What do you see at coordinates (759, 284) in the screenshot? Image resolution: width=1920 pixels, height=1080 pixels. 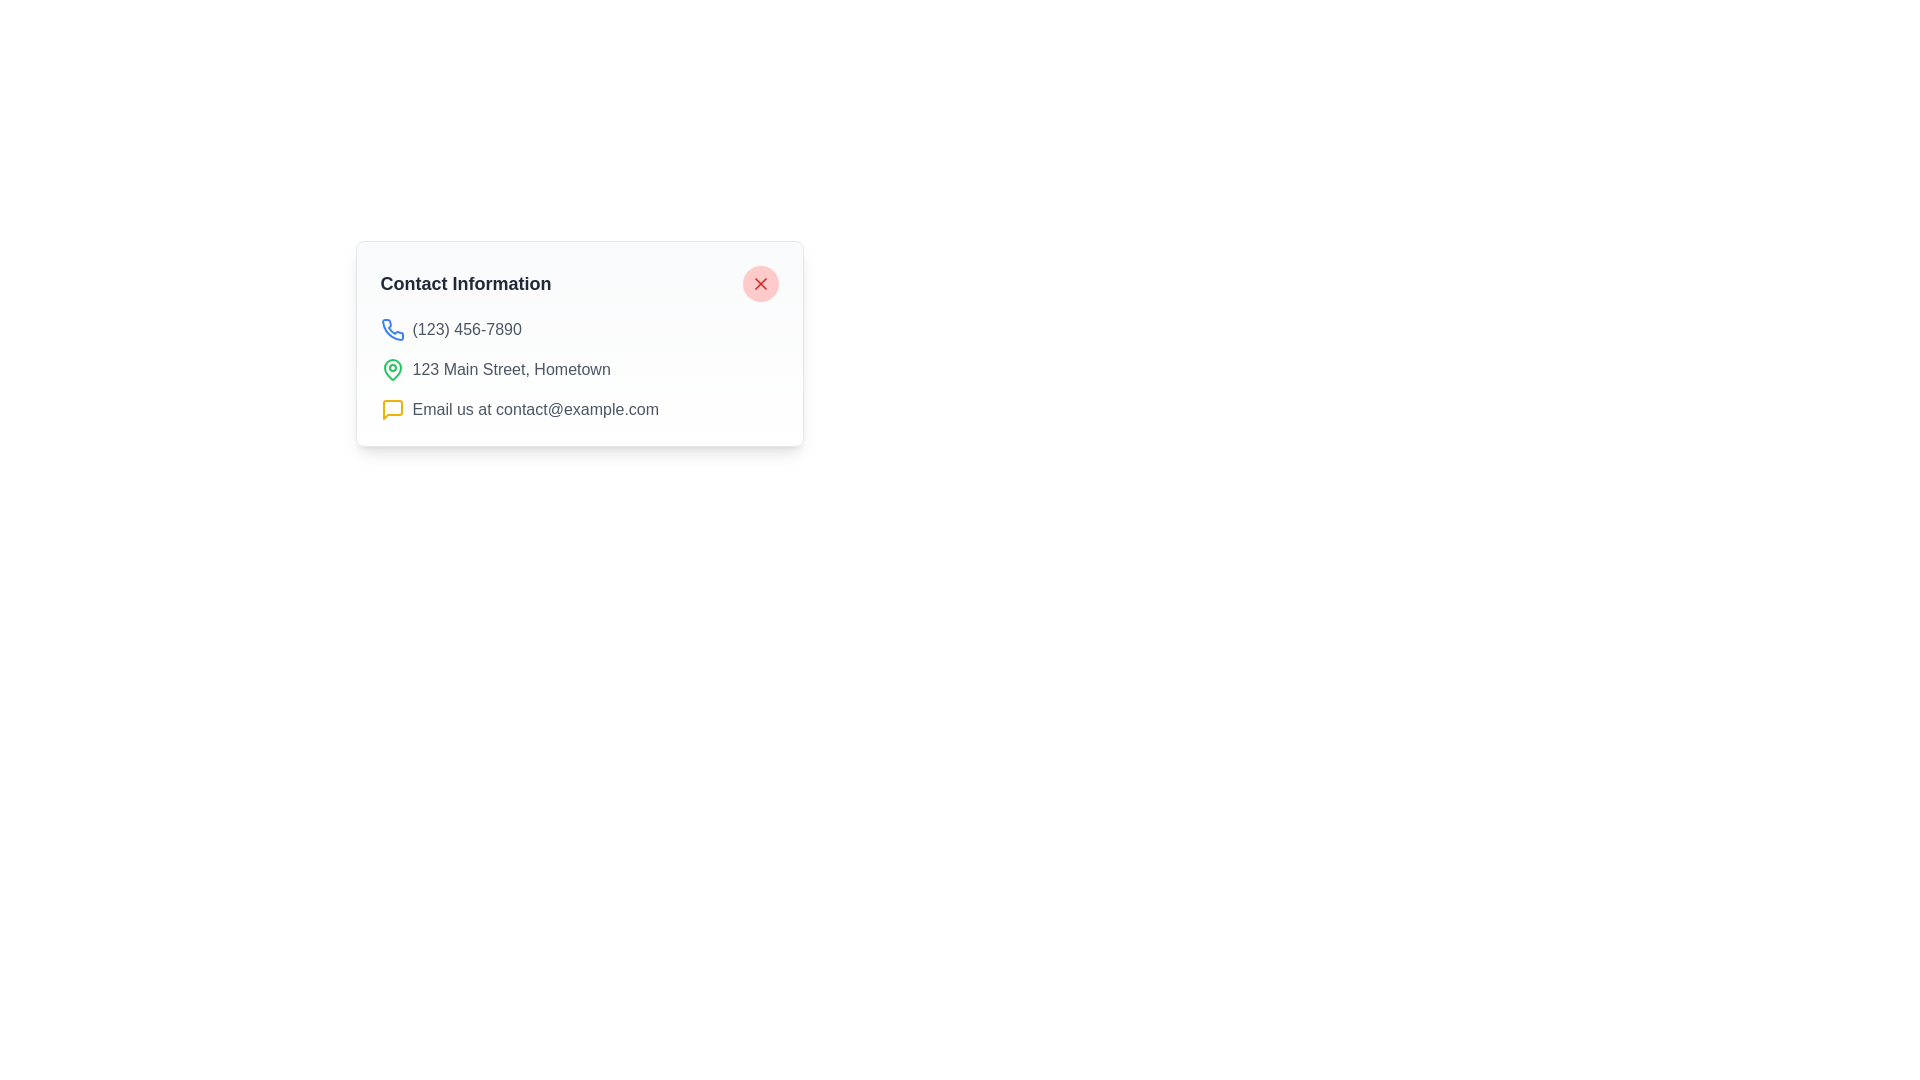 I see `the close button located at the top right corner of the contact information card` at bounding box center [759, 284].